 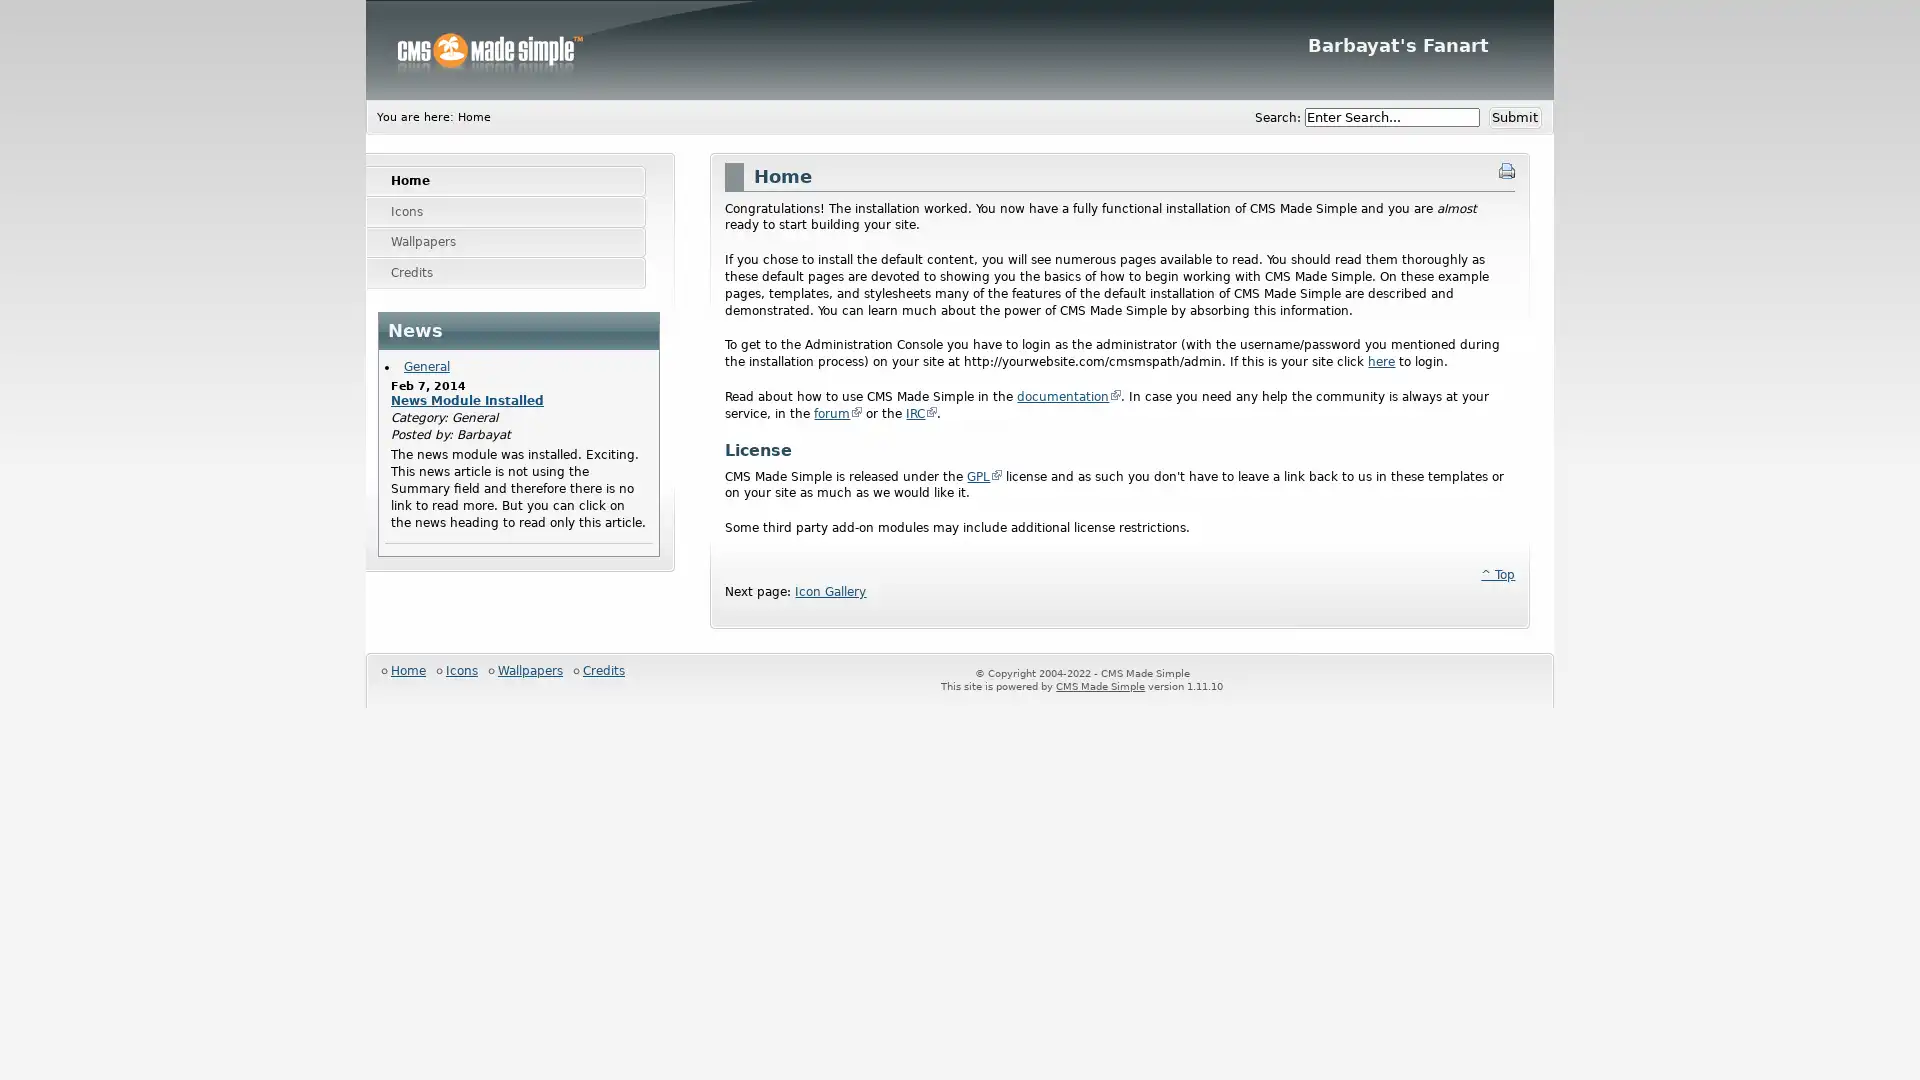 What do you see at coordinates (1515, 118) in the screenshot?
I see `Submit` at bounding box center [1515, 118].